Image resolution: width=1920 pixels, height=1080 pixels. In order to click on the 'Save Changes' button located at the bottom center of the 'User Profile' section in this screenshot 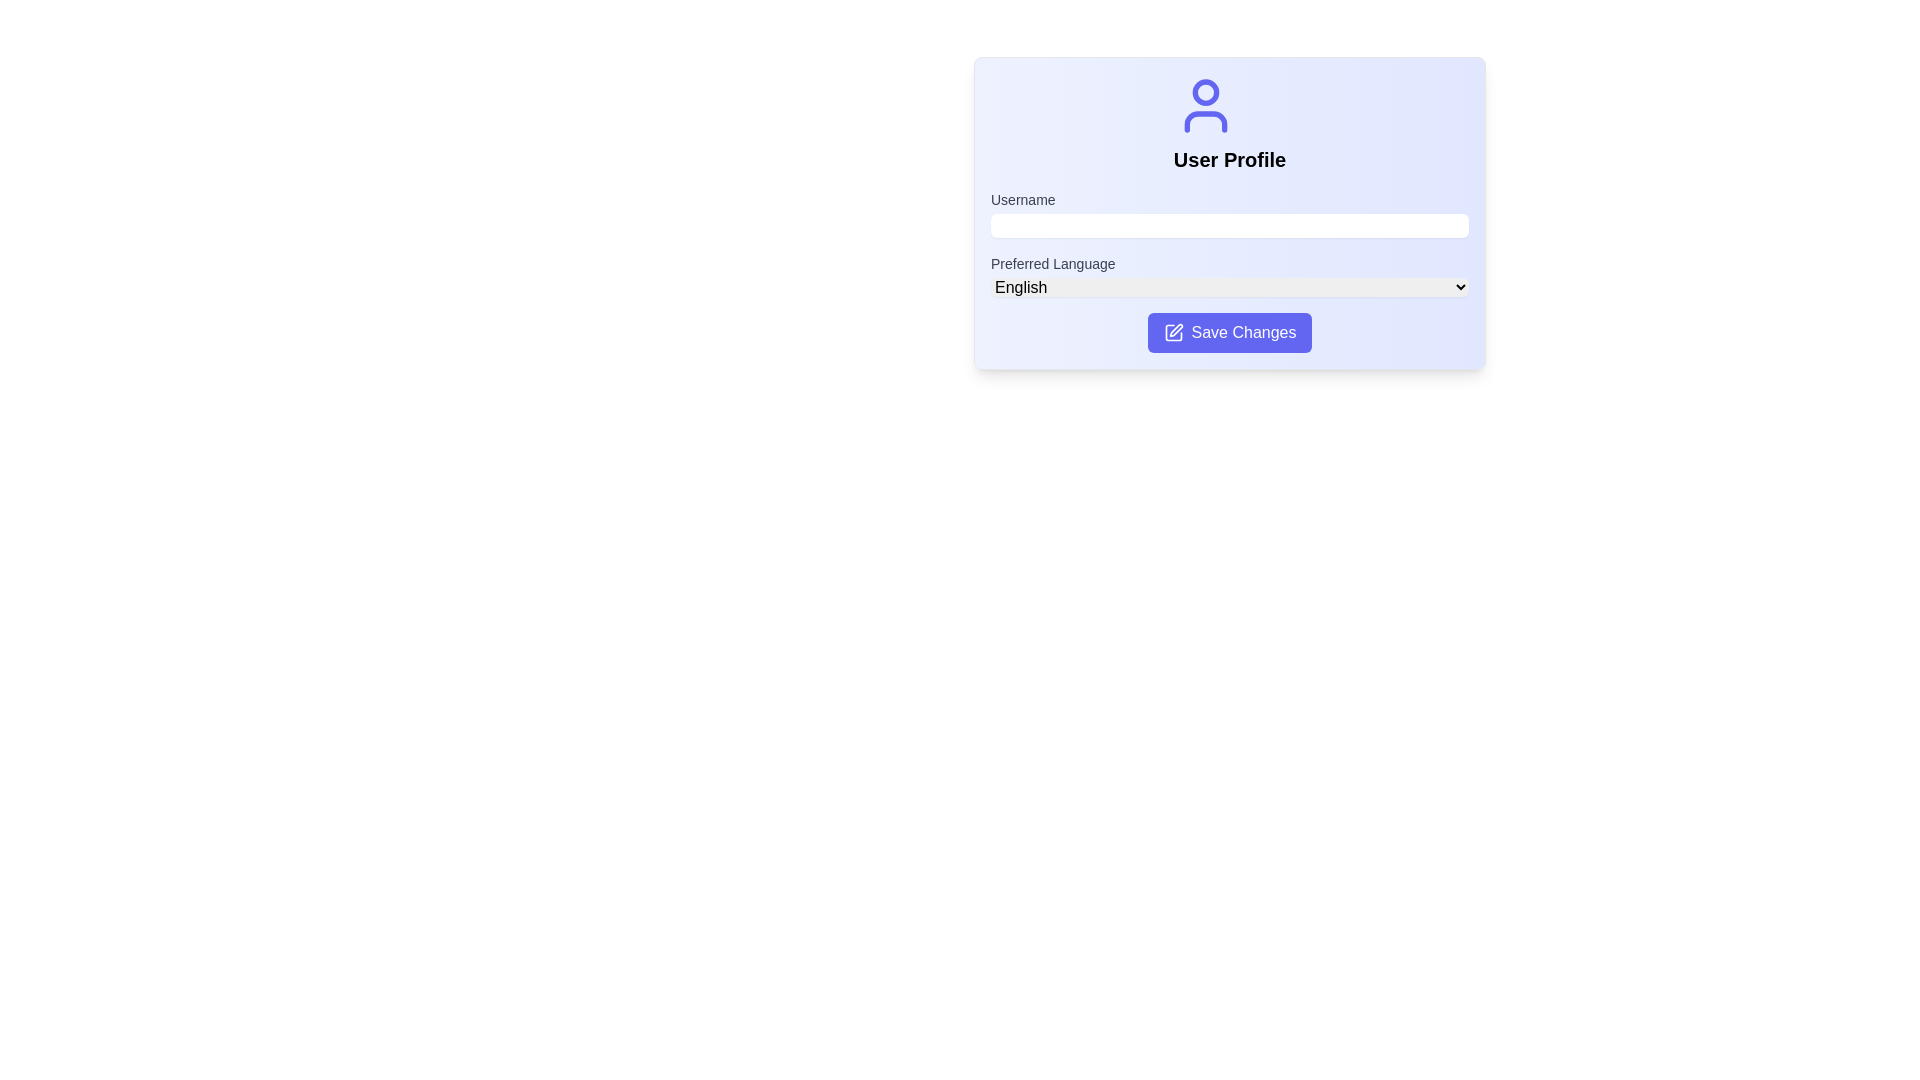, I will do `click(1228, 331)`.